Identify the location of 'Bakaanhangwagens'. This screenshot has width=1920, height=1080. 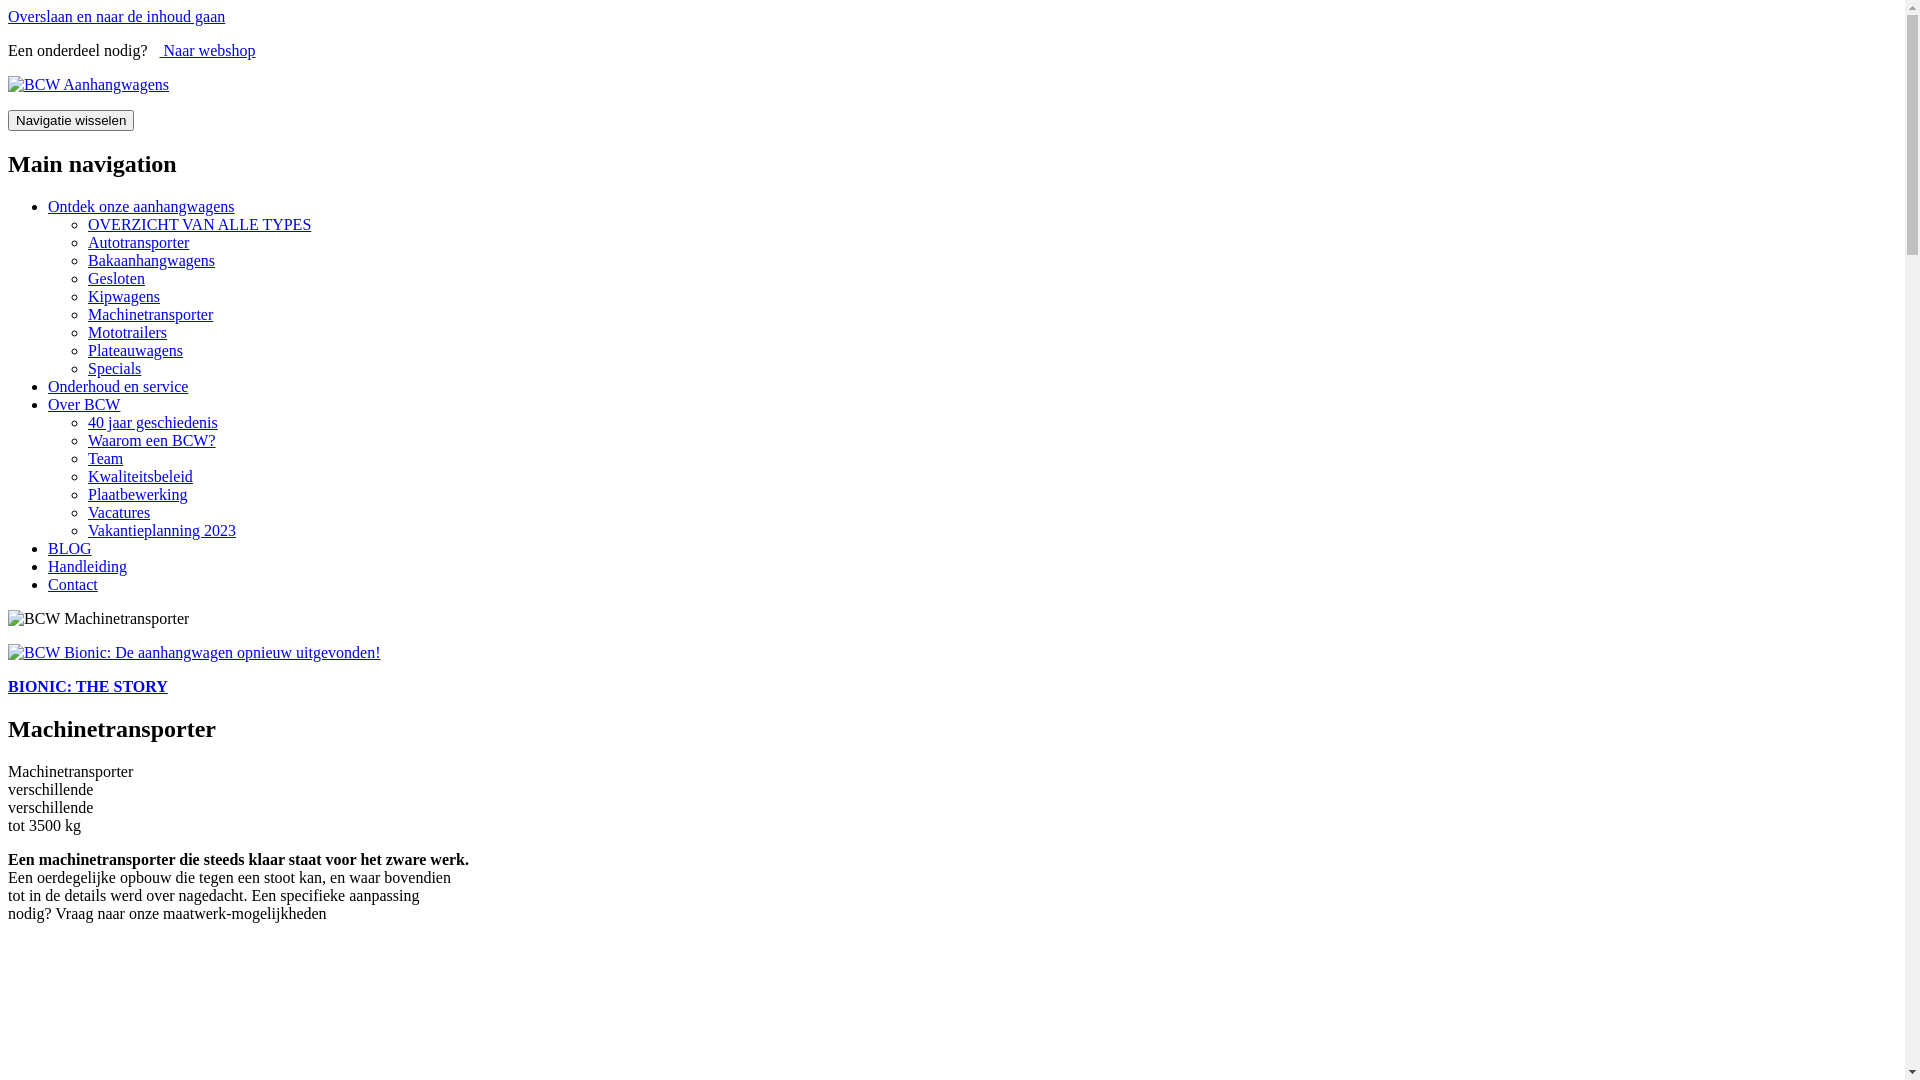
(150, 259).